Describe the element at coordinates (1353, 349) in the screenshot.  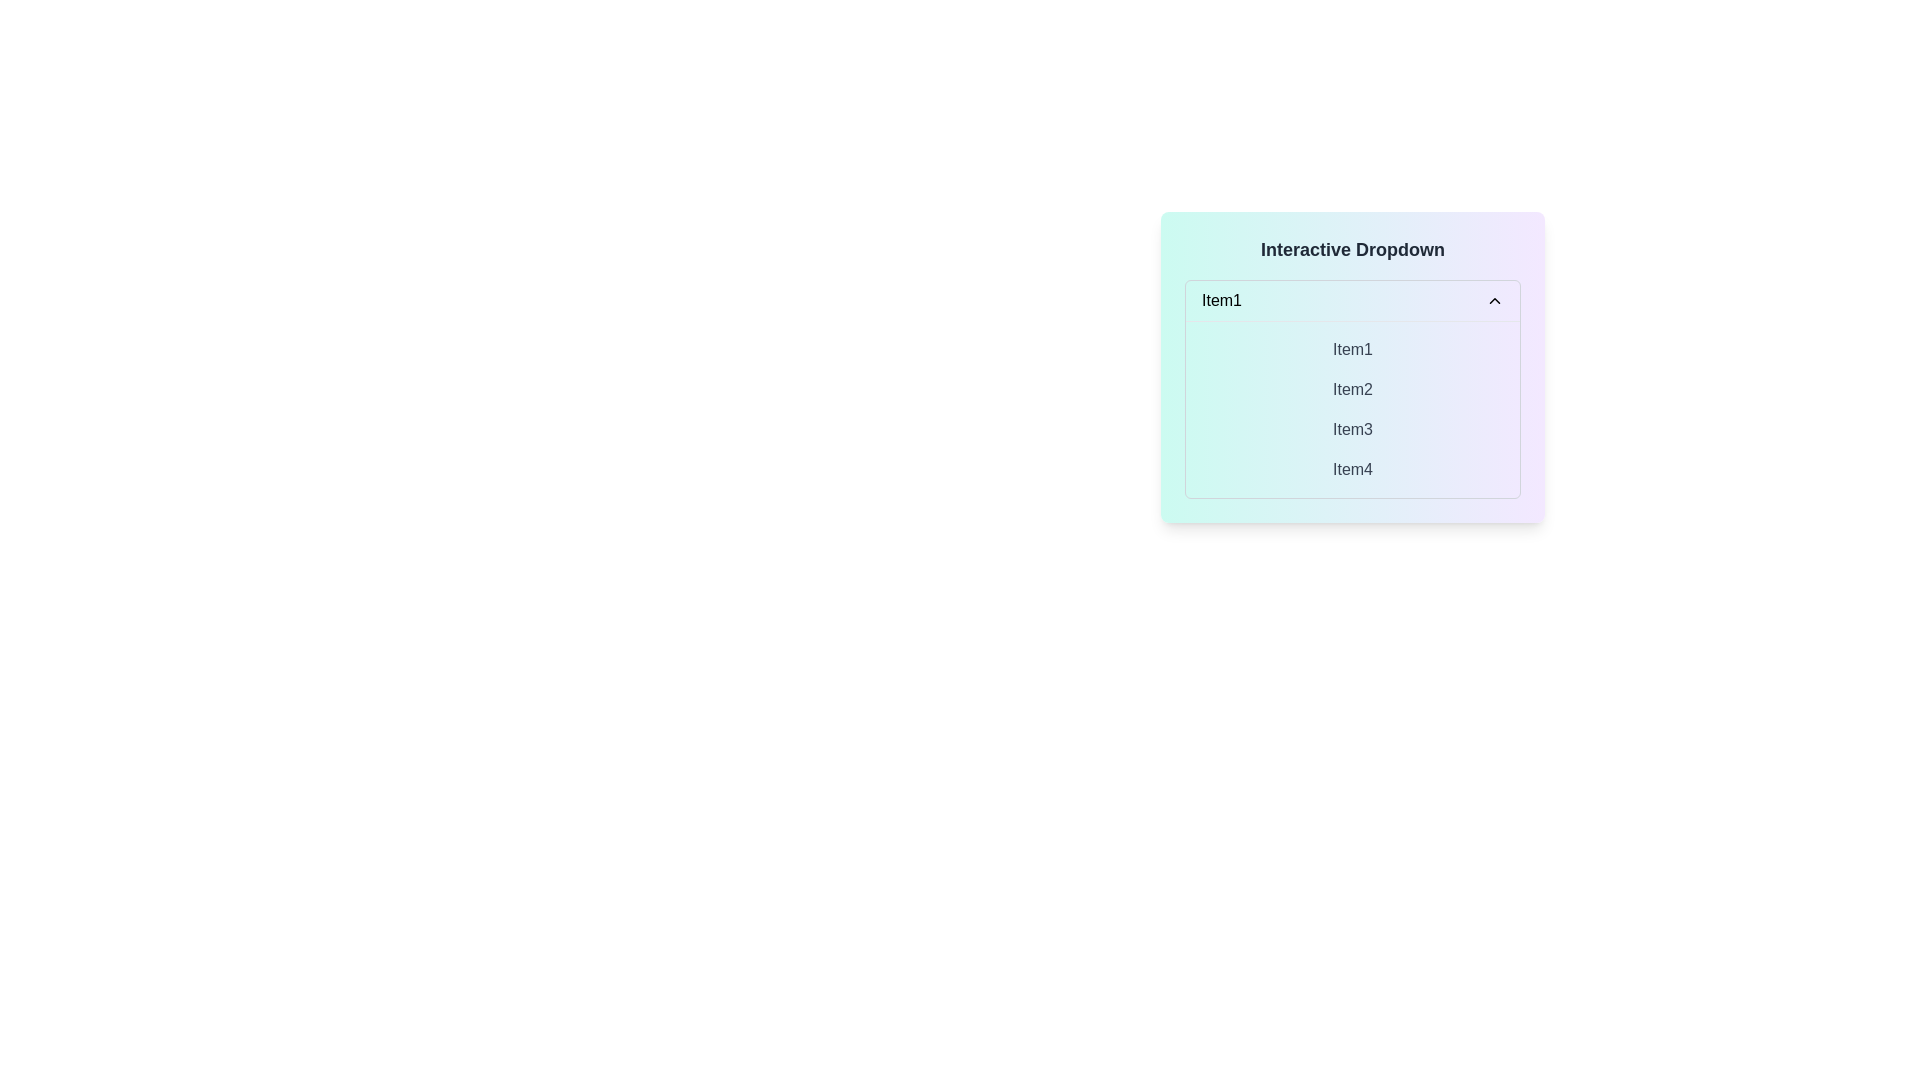
I see `the first item in the dropdown menu that allows users to select 'Item1'` at that location.